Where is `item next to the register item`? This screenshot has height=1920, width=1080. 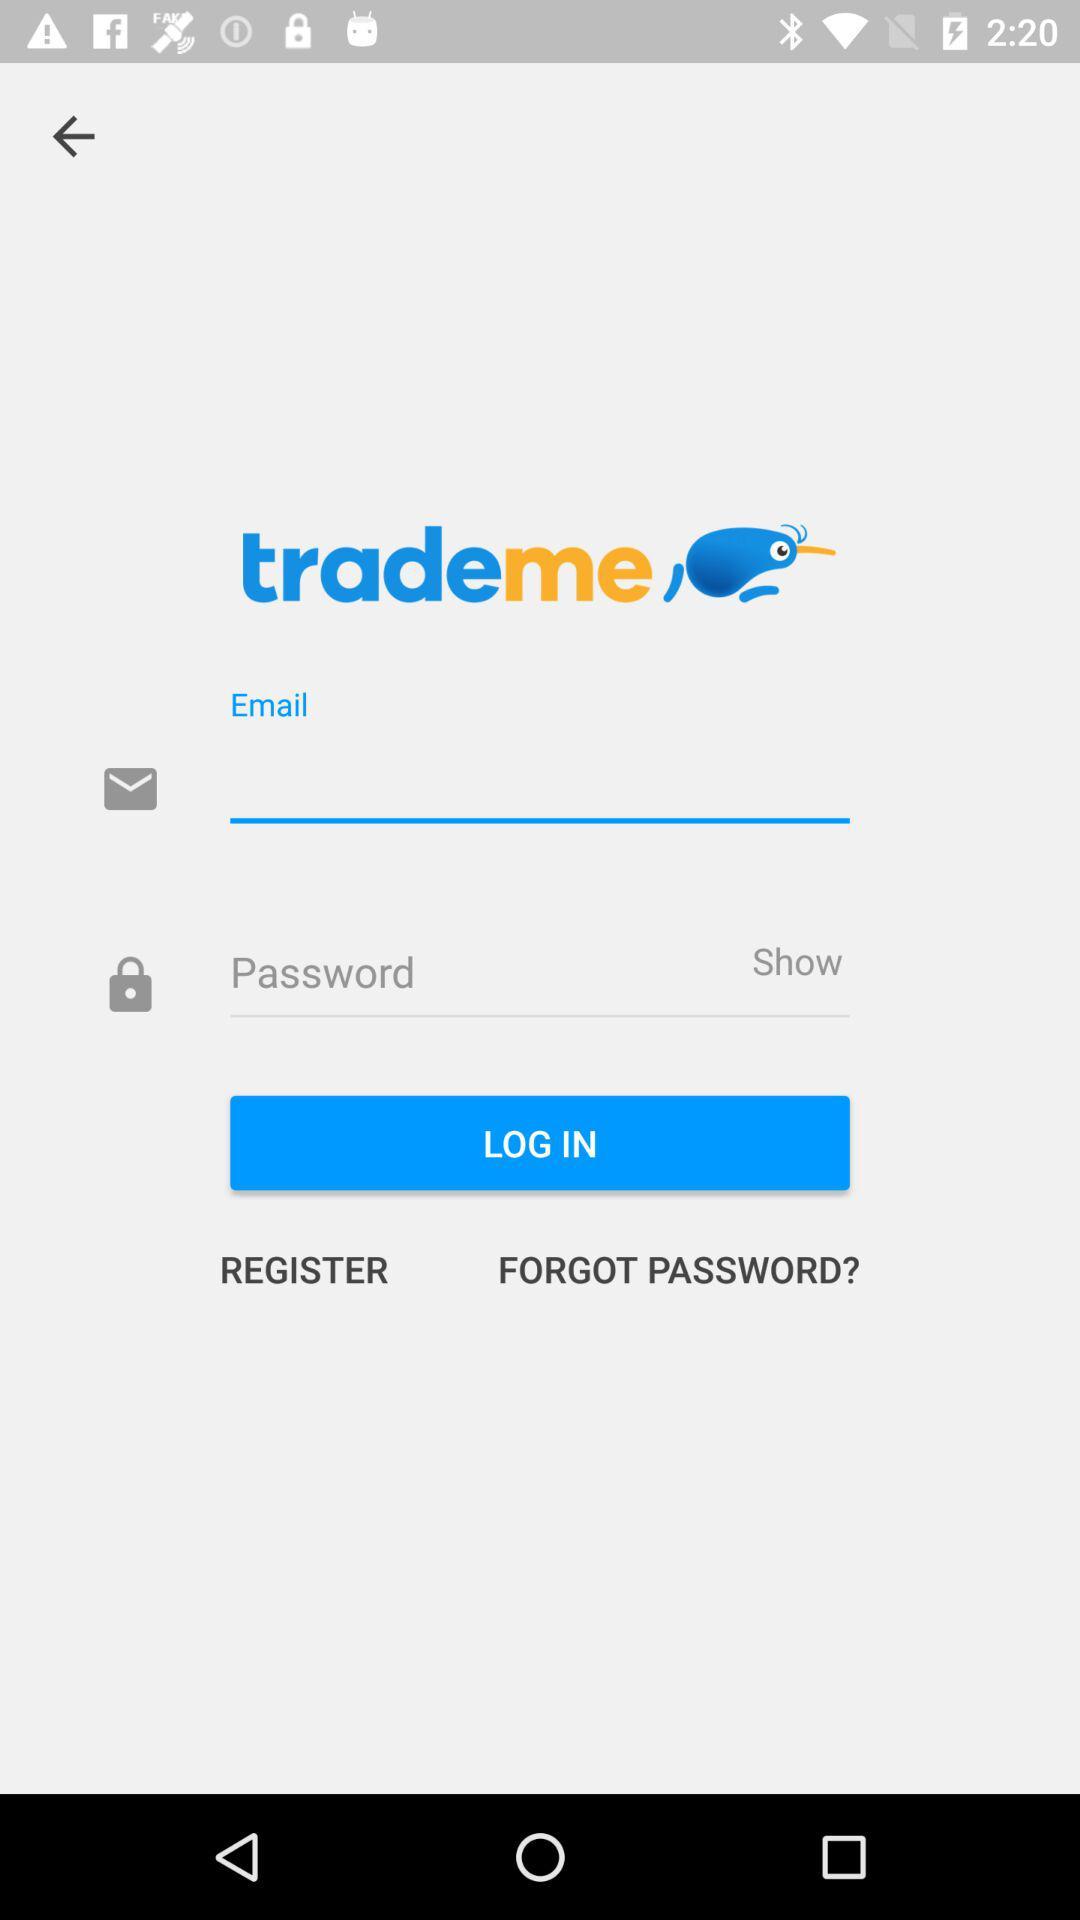 item next to the register item is located at coordinates (658, 1267).